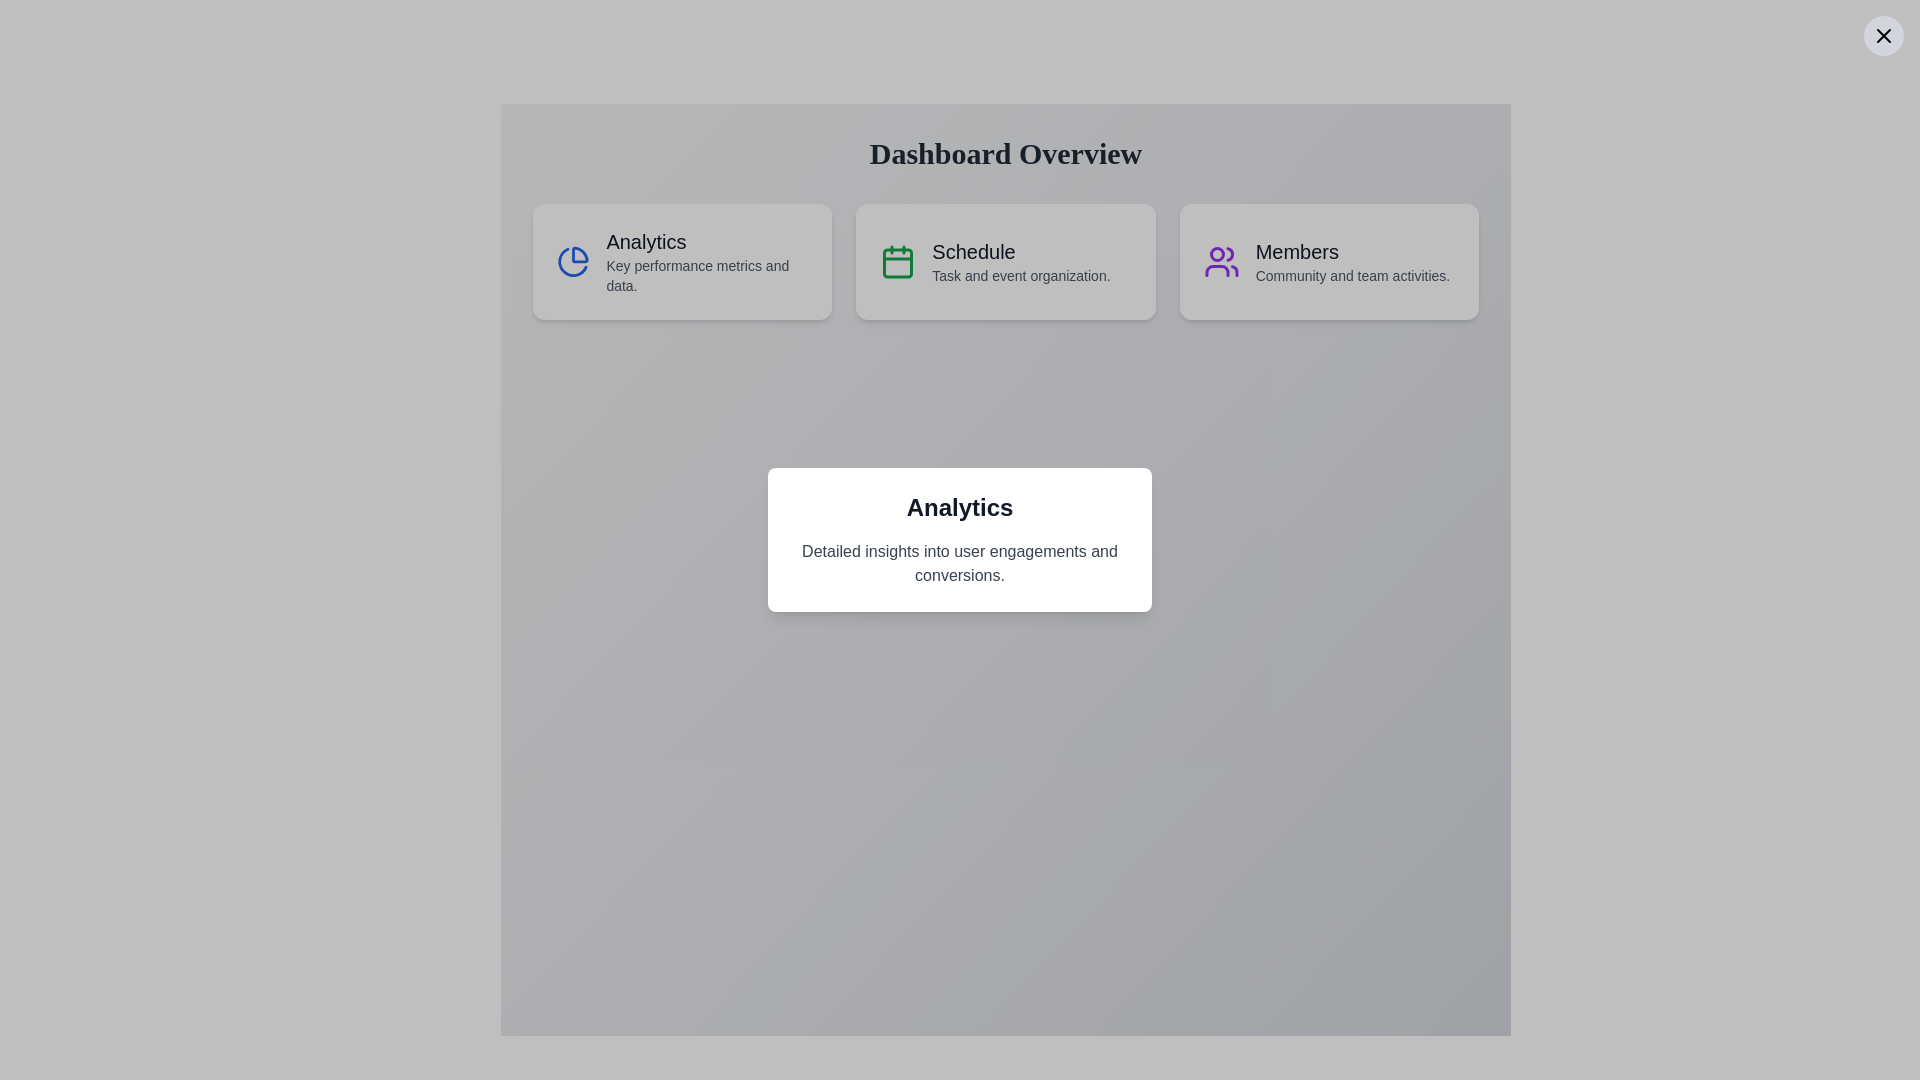 Image resolution: width=1920 pixels, height=1080 pixels. I want to click on the text label that contains 'Key performance metrics and data.', which is styled with a small gray font and positioned below the 'Analytics' text within the card layout, so click(707, 276).